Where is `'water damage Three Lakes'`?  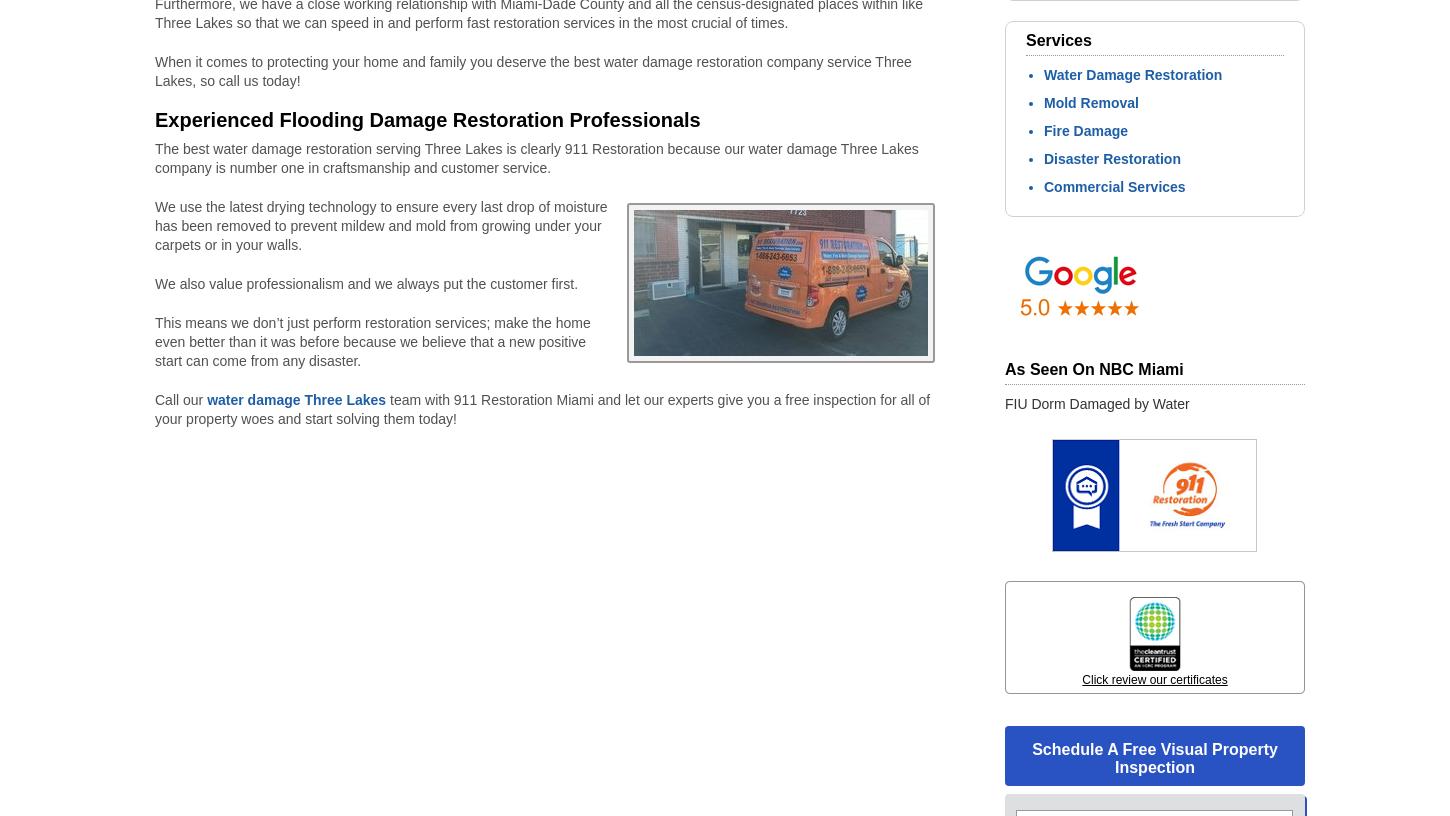 'water damage Three Lakes' is located at coordinates (296, 400).